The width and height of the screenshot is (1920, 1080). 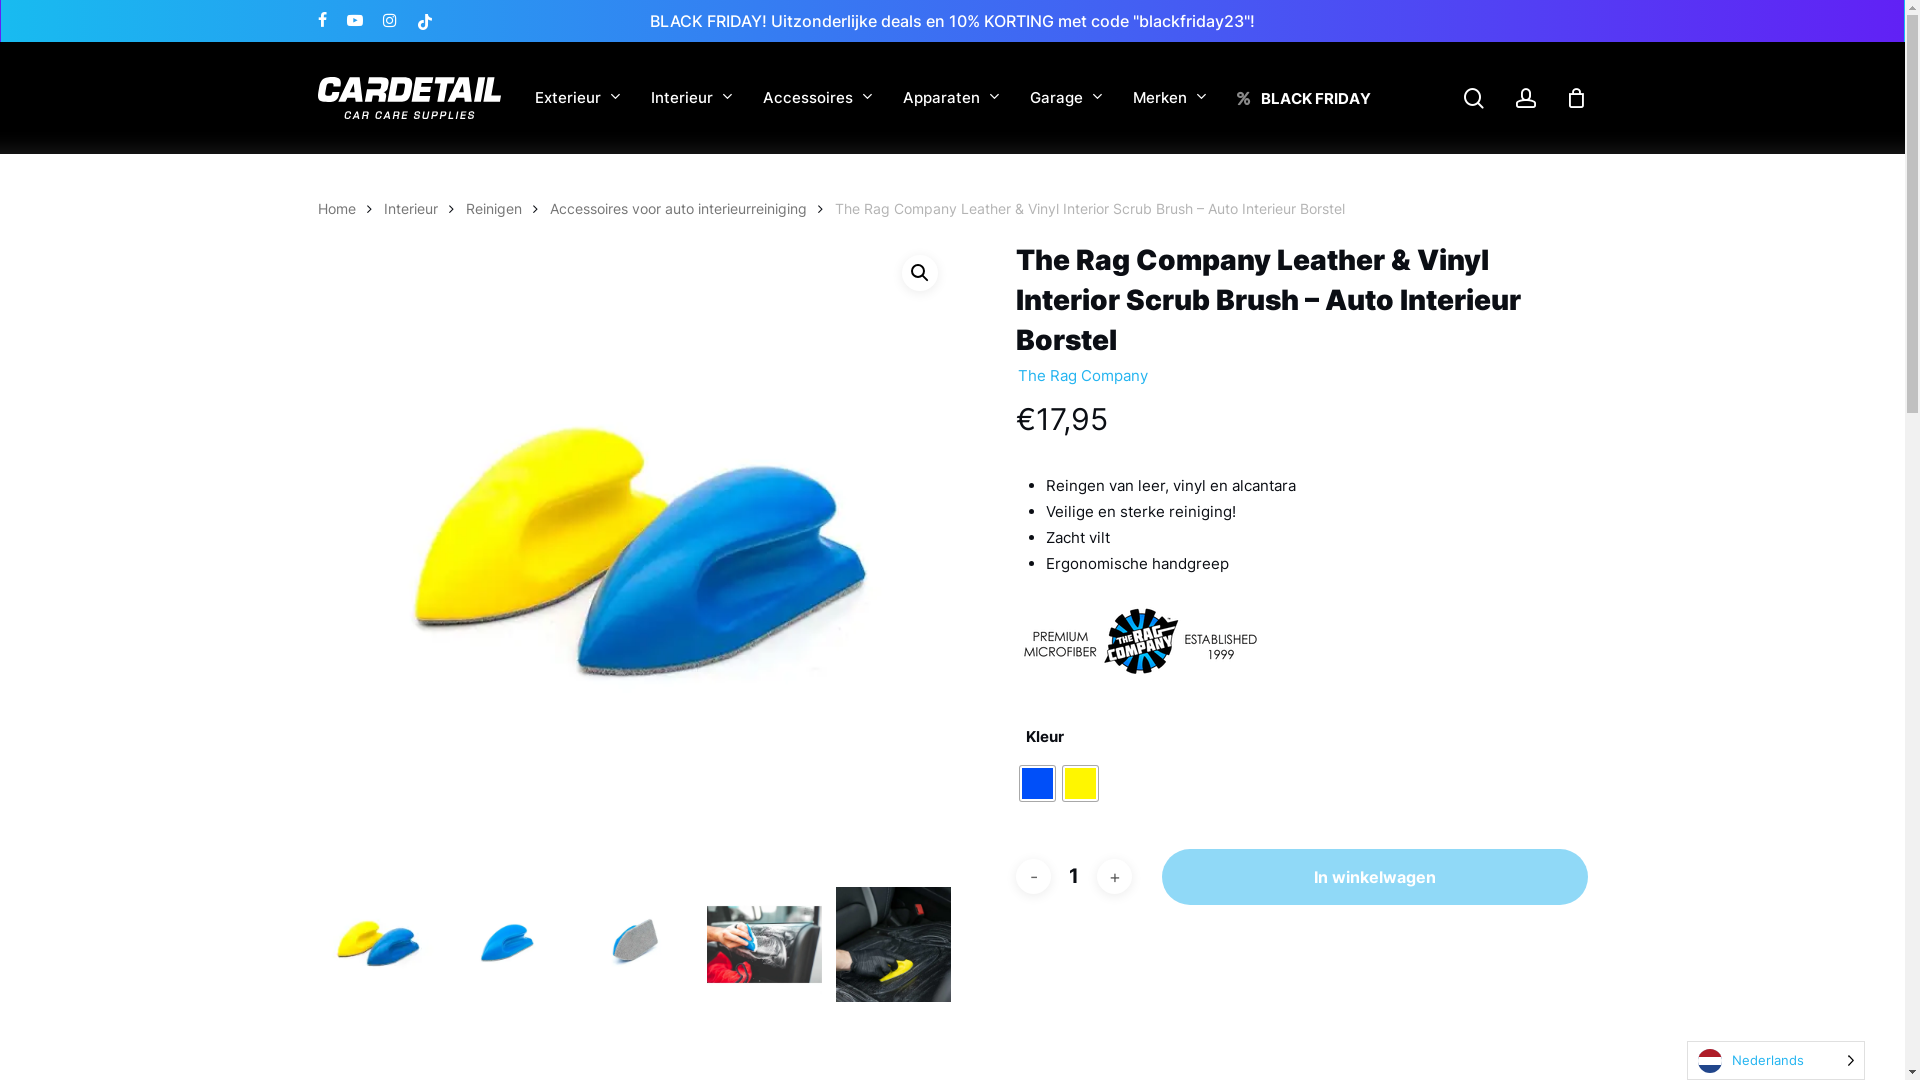 I want to click on 'In winkelwagen', so click(x=1373, y=875).